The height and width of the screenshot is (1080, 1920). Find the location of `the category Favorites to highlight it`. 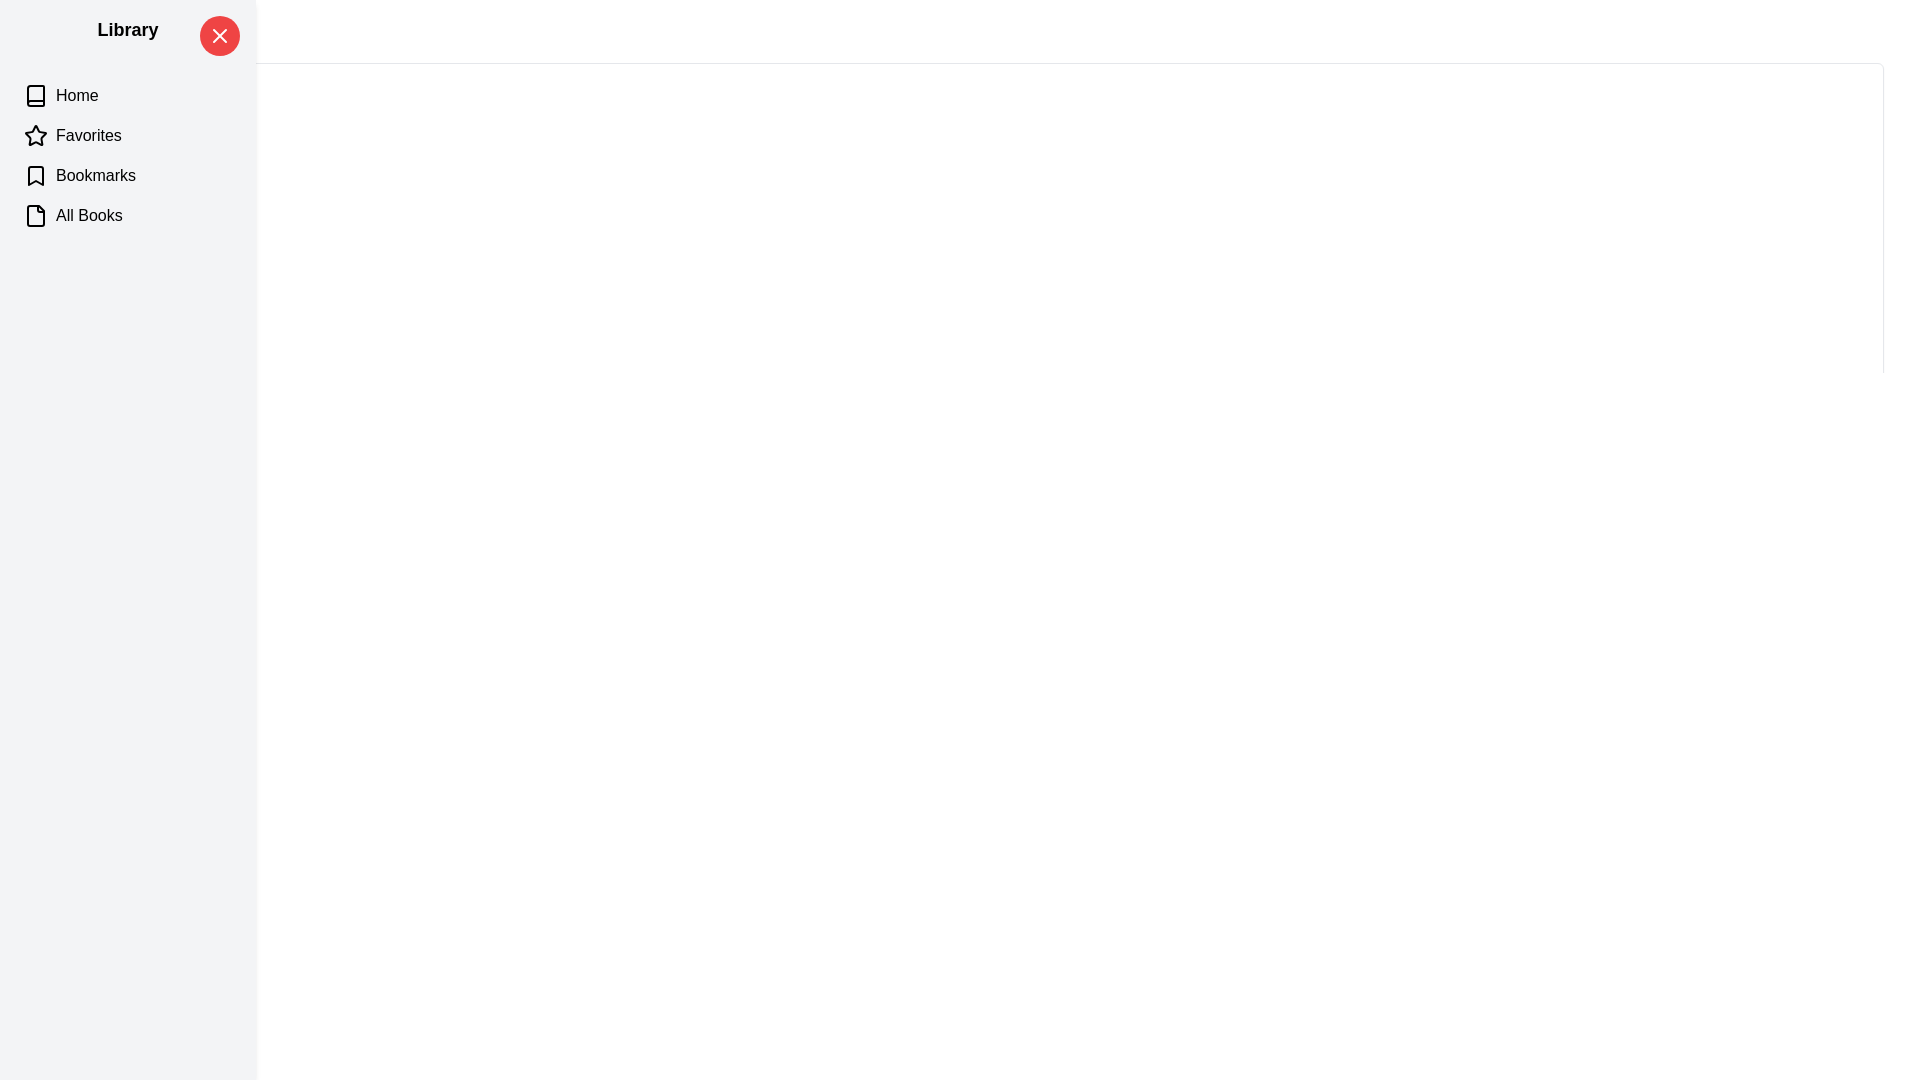

the category Favorites to highlight it is located at coordinates (127, 135).